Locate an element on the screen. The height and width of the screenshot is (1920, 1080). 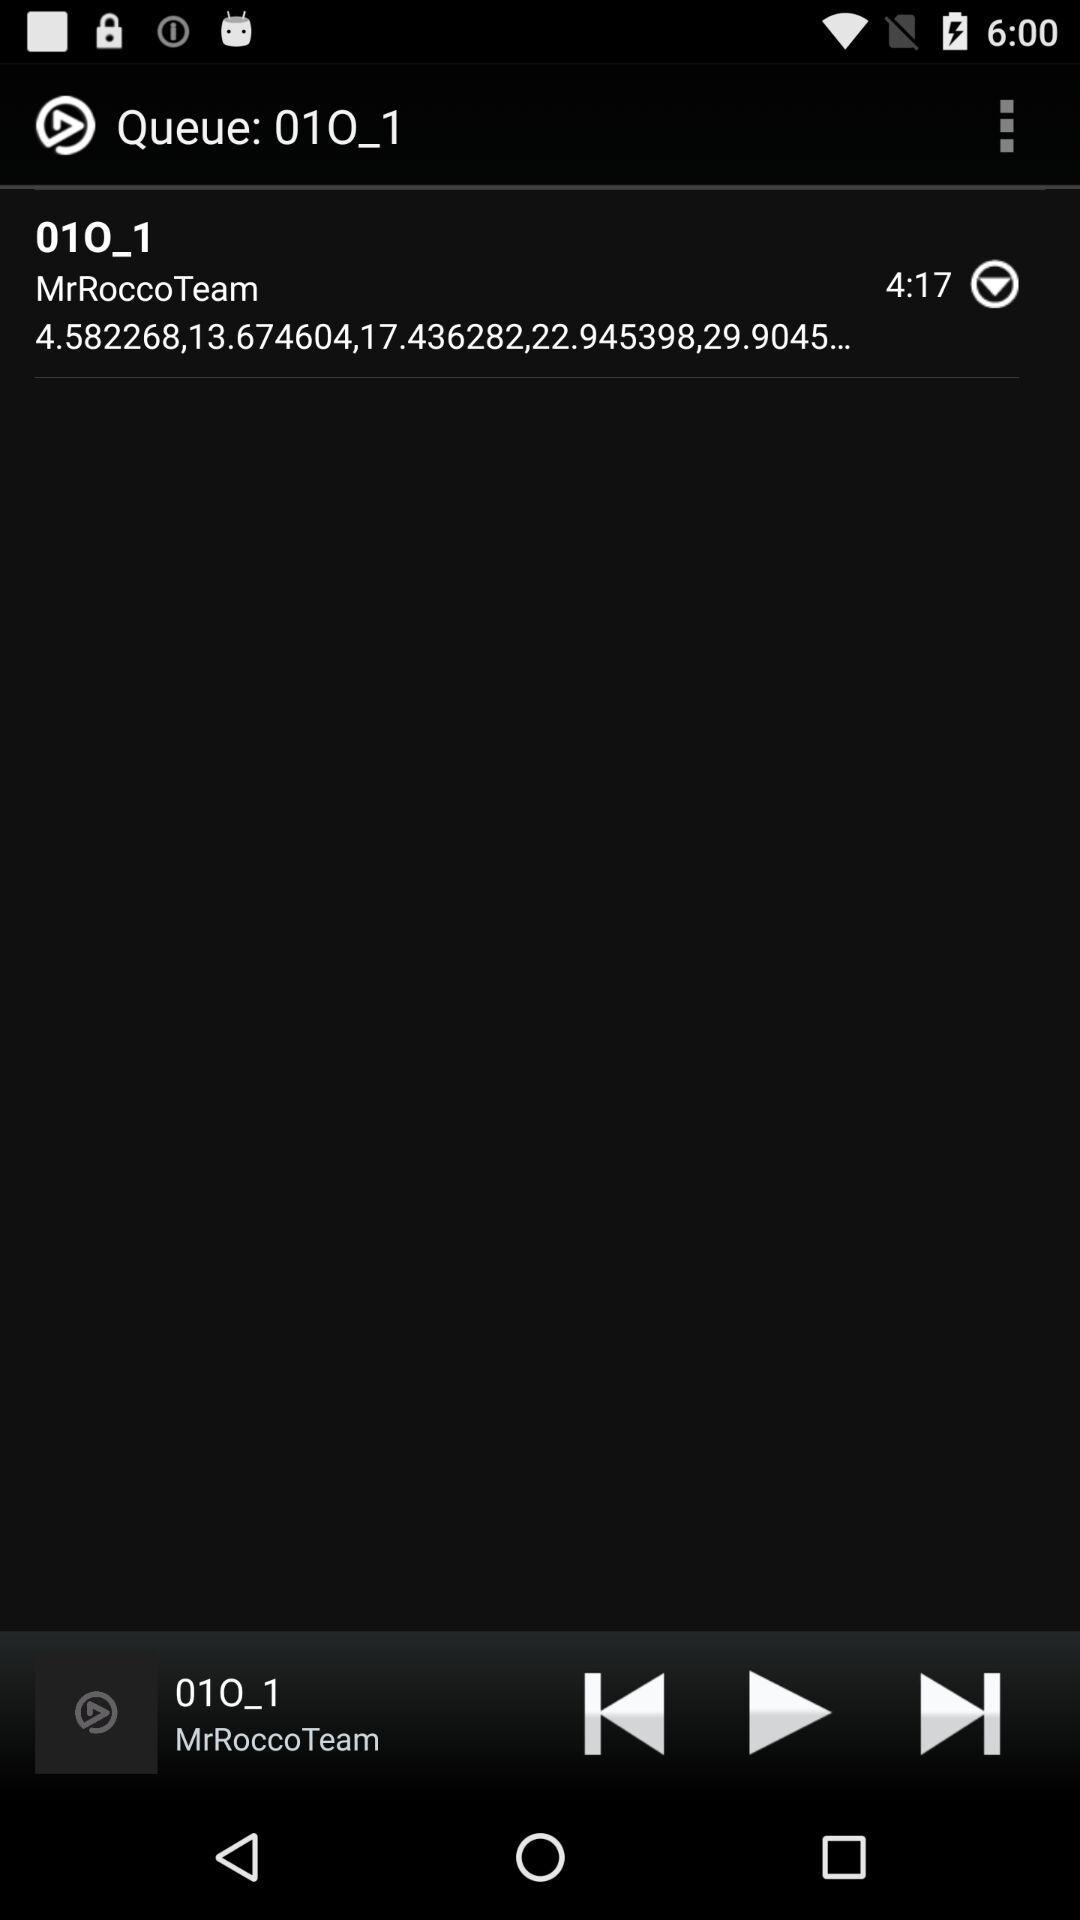
icon to the left of 01o_1 icon is located at coordinates (96, 1711).